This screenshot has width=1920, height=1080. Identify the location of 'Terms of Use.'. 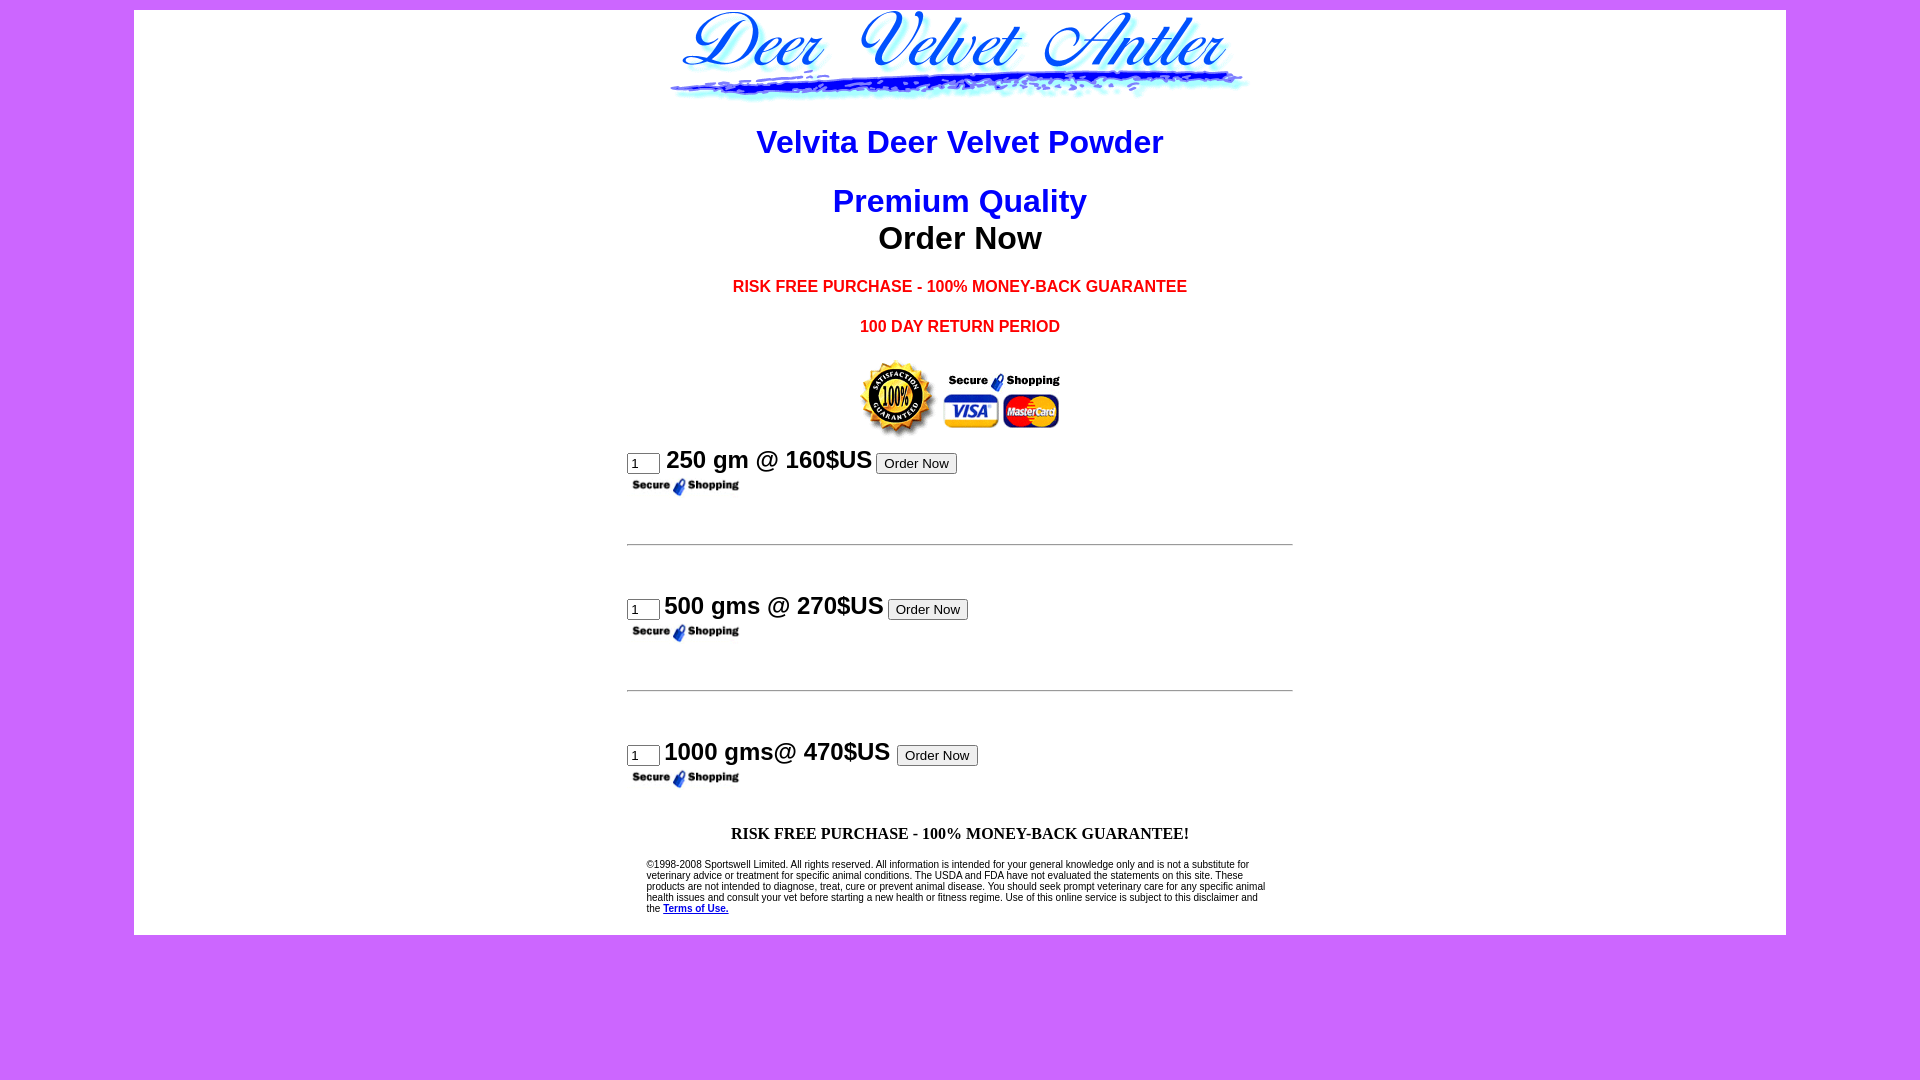
(695, 908).